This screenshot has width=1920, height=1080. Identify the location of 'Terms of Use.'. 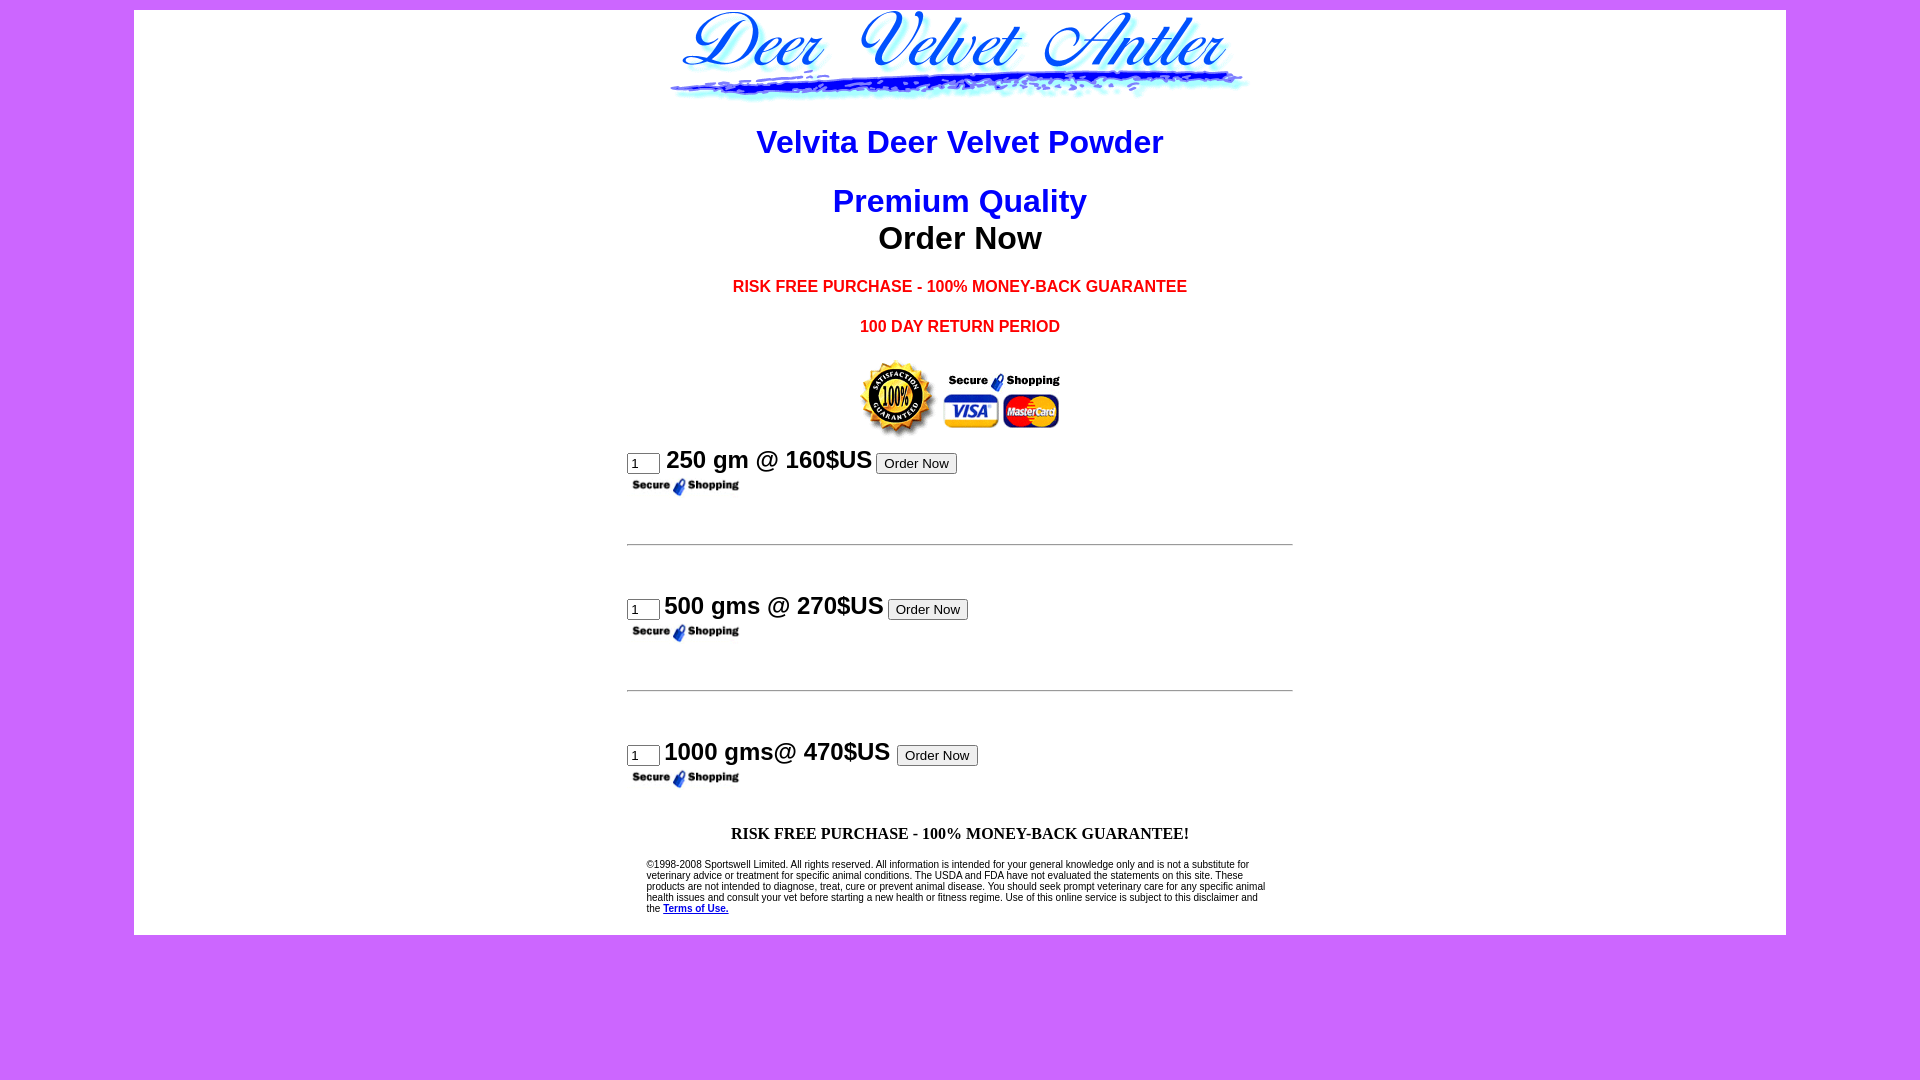
(695, 908).